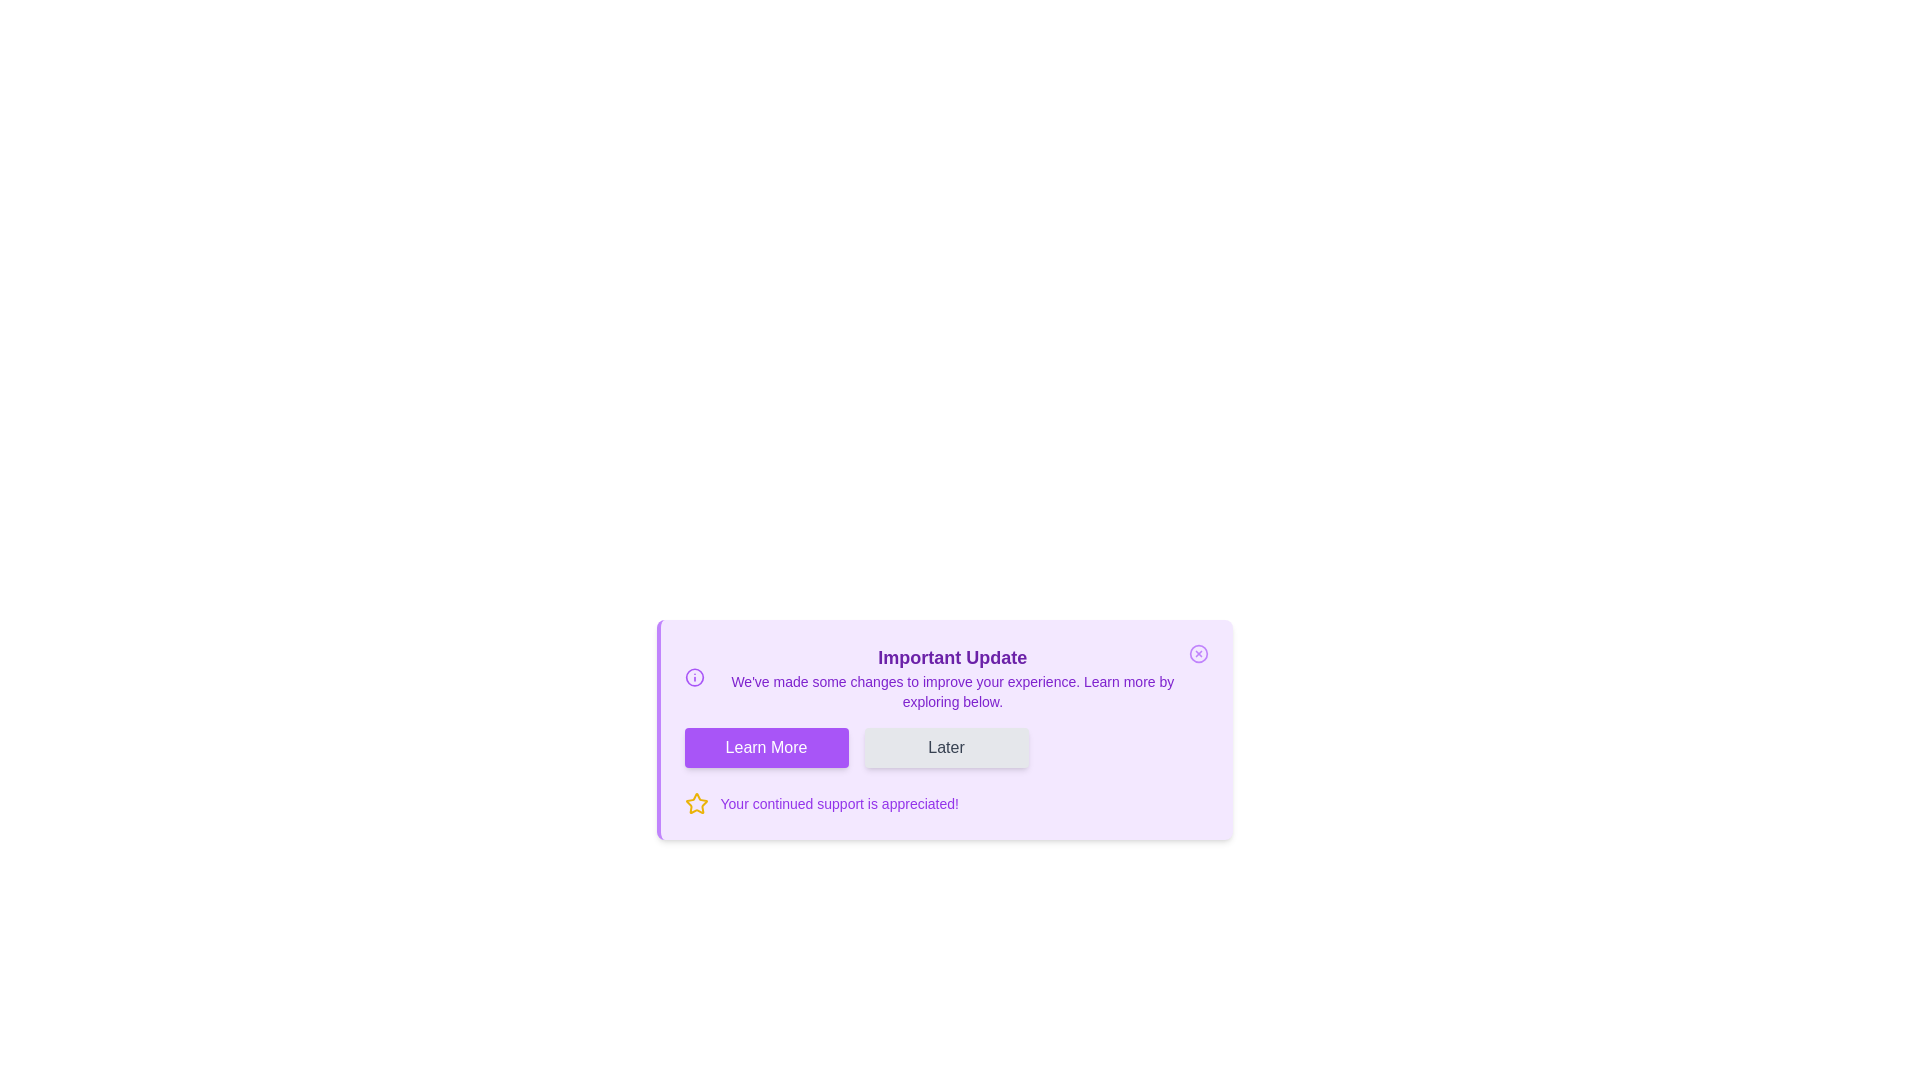 This screenshot has height=1080, width=1920. Describe the element at coordinates (1198, 654) in the screenshot. I see `the close icon to dismiss the notification` at that location.